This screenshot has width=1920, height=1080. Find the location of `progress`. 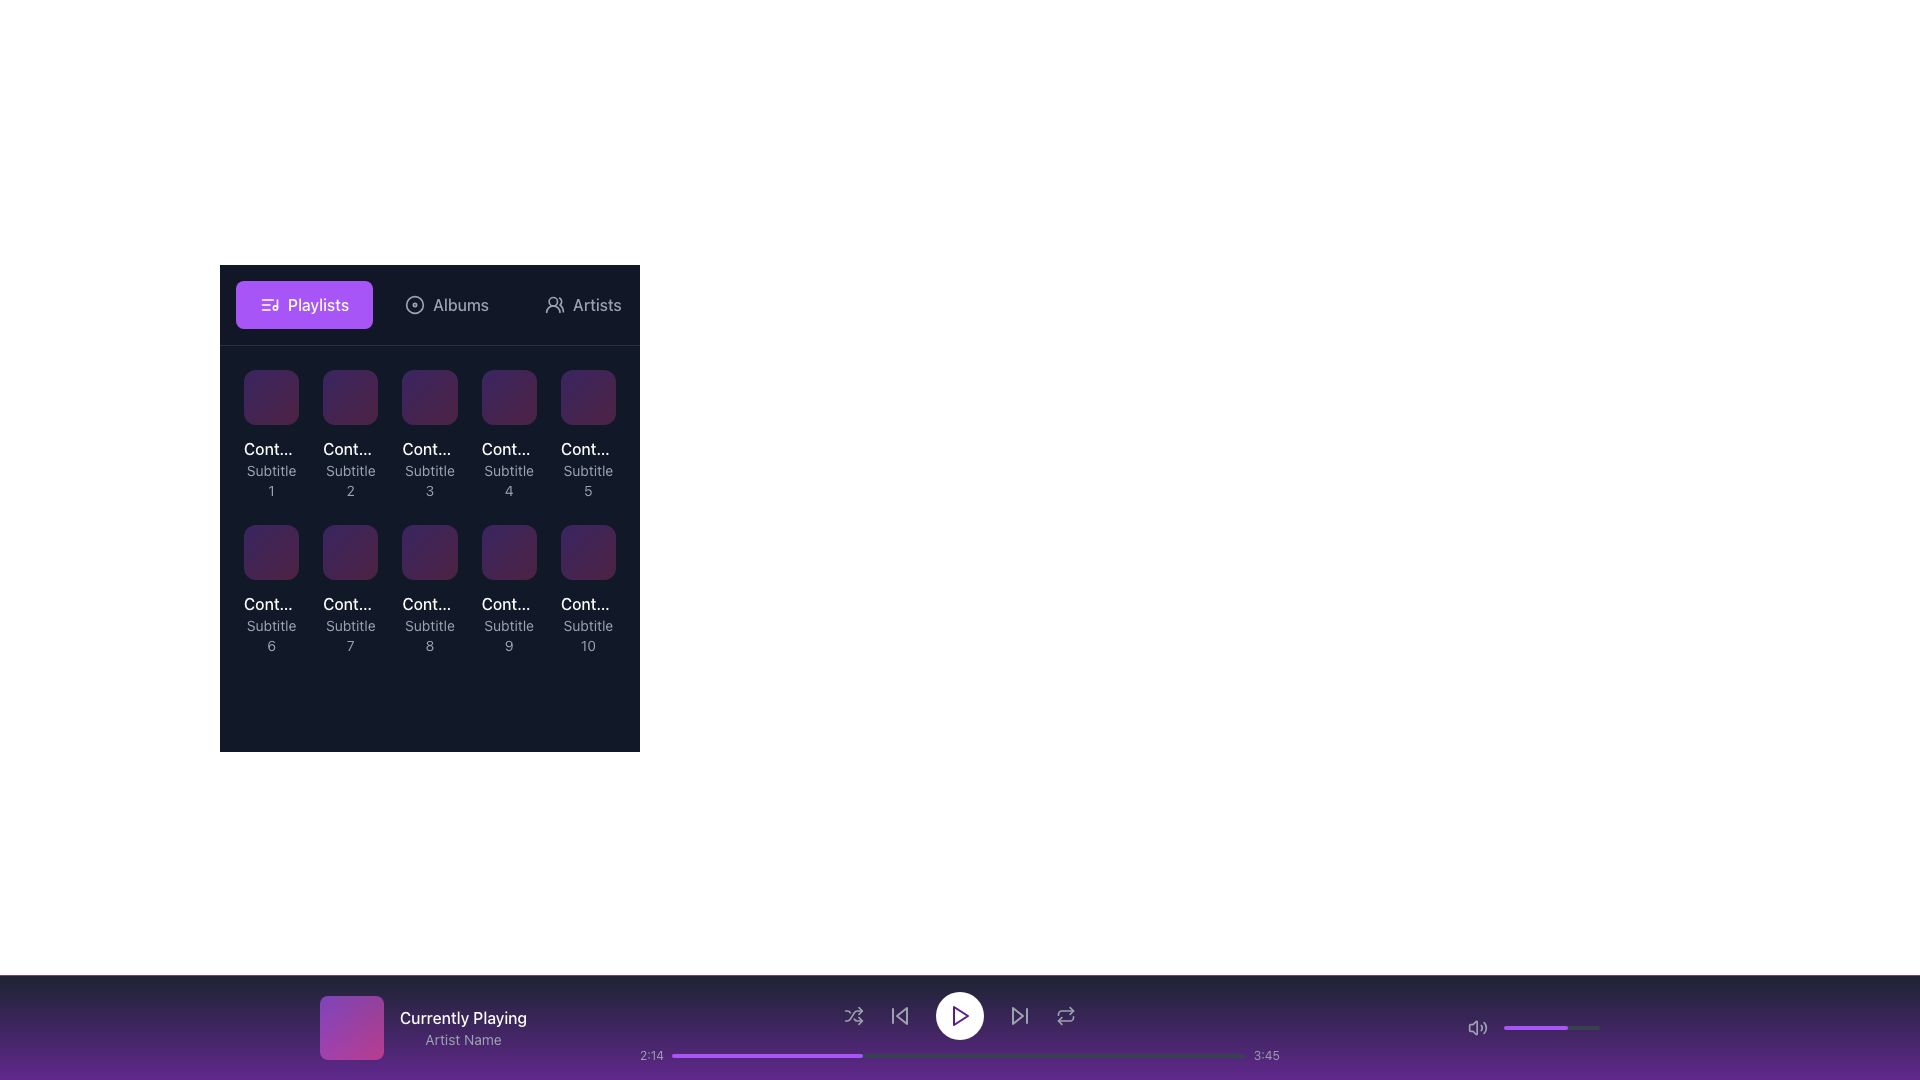

progress is located at coordinates (878, 1055).